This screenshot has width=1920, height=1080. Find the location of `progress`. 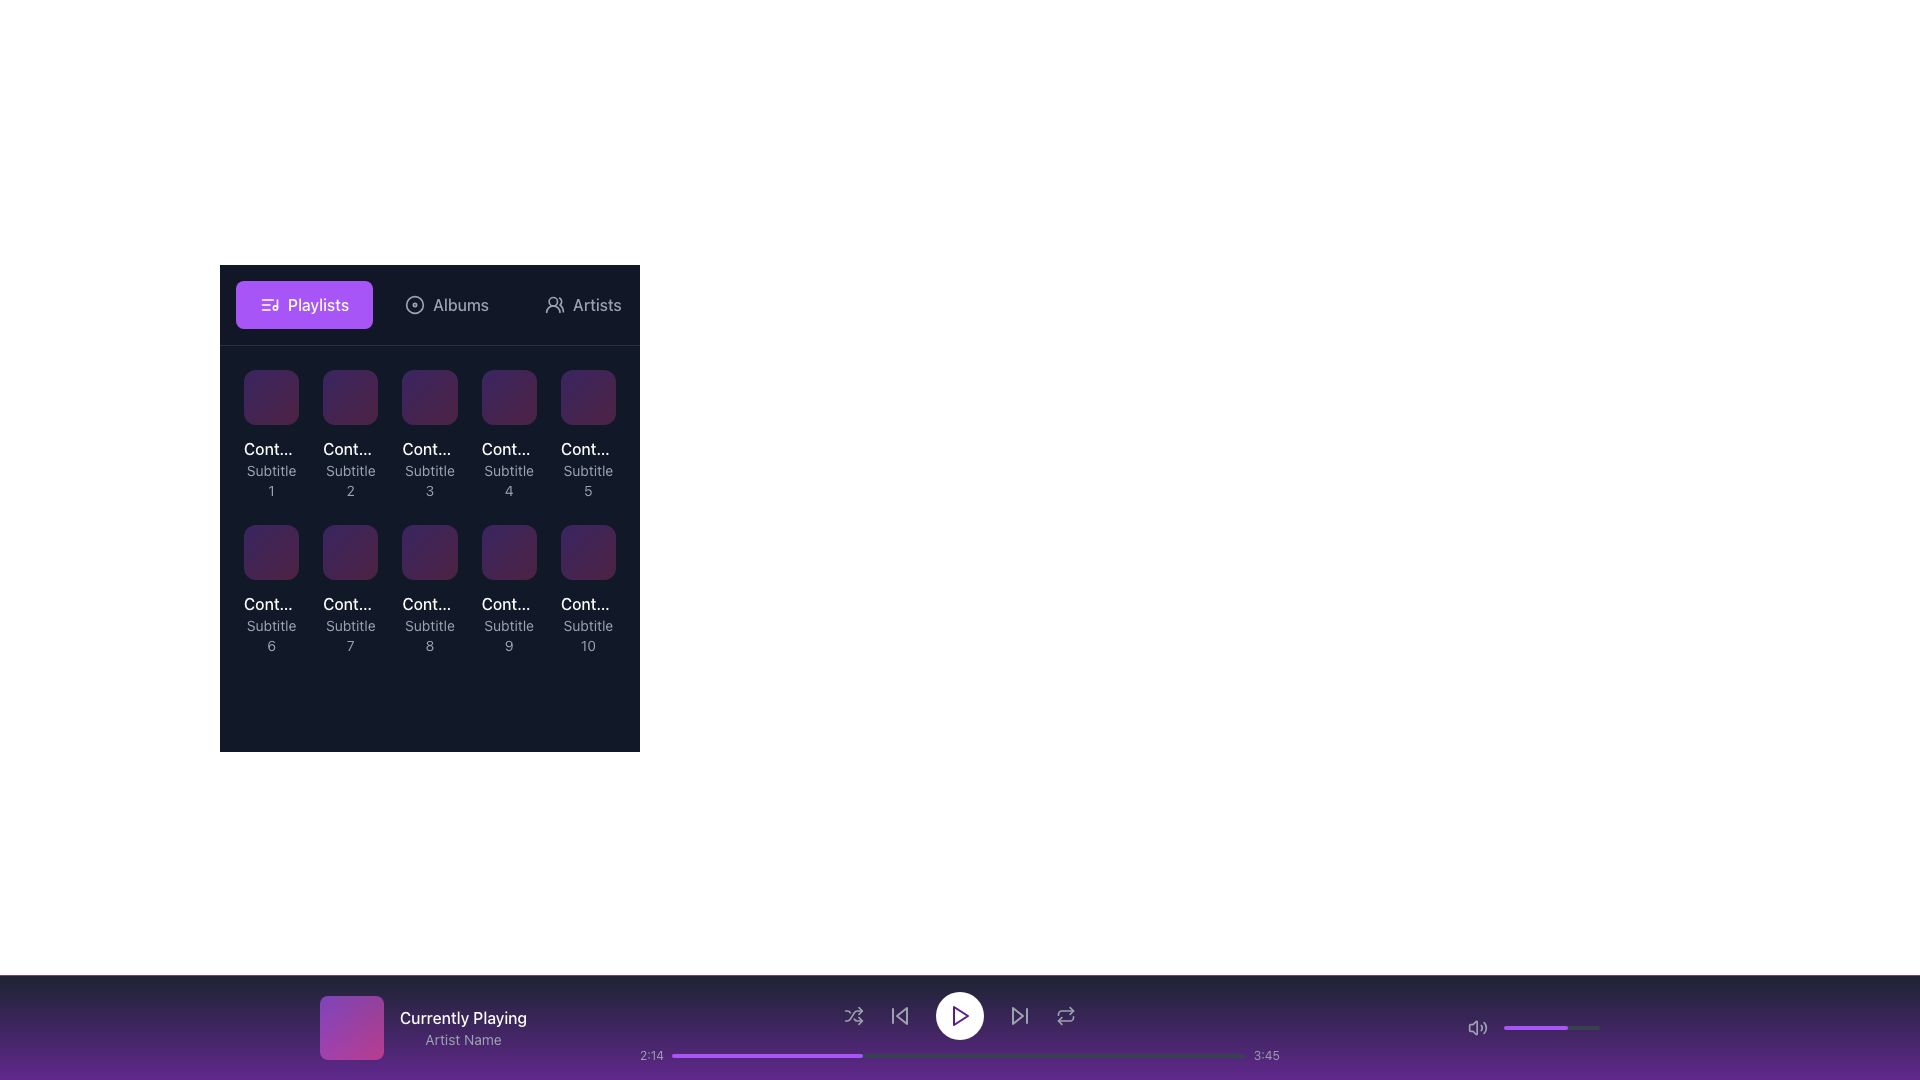

progress is located at coordinates (878, 1055).